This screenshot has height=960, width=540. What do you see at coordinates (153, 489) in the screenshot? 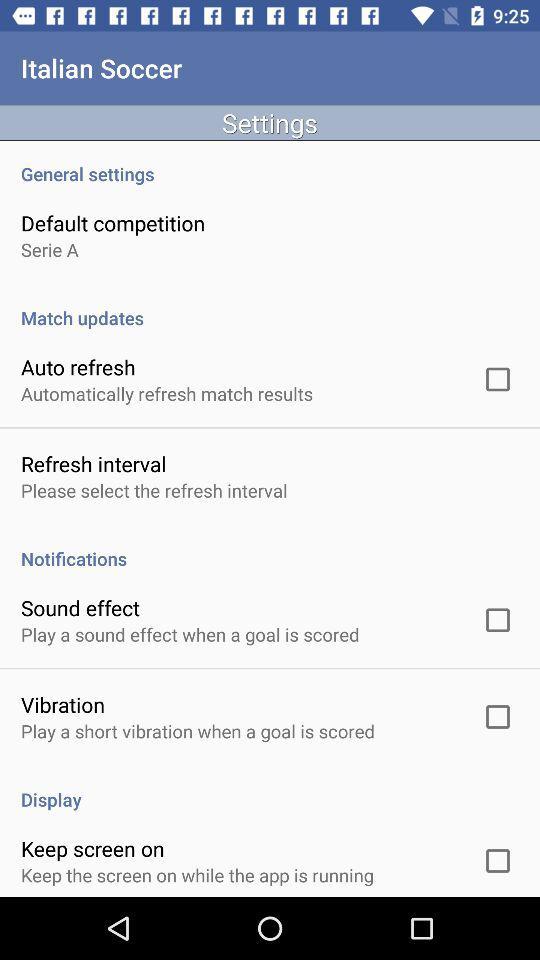
I see `the app above the notifications app` at bounding box center [153, 489].